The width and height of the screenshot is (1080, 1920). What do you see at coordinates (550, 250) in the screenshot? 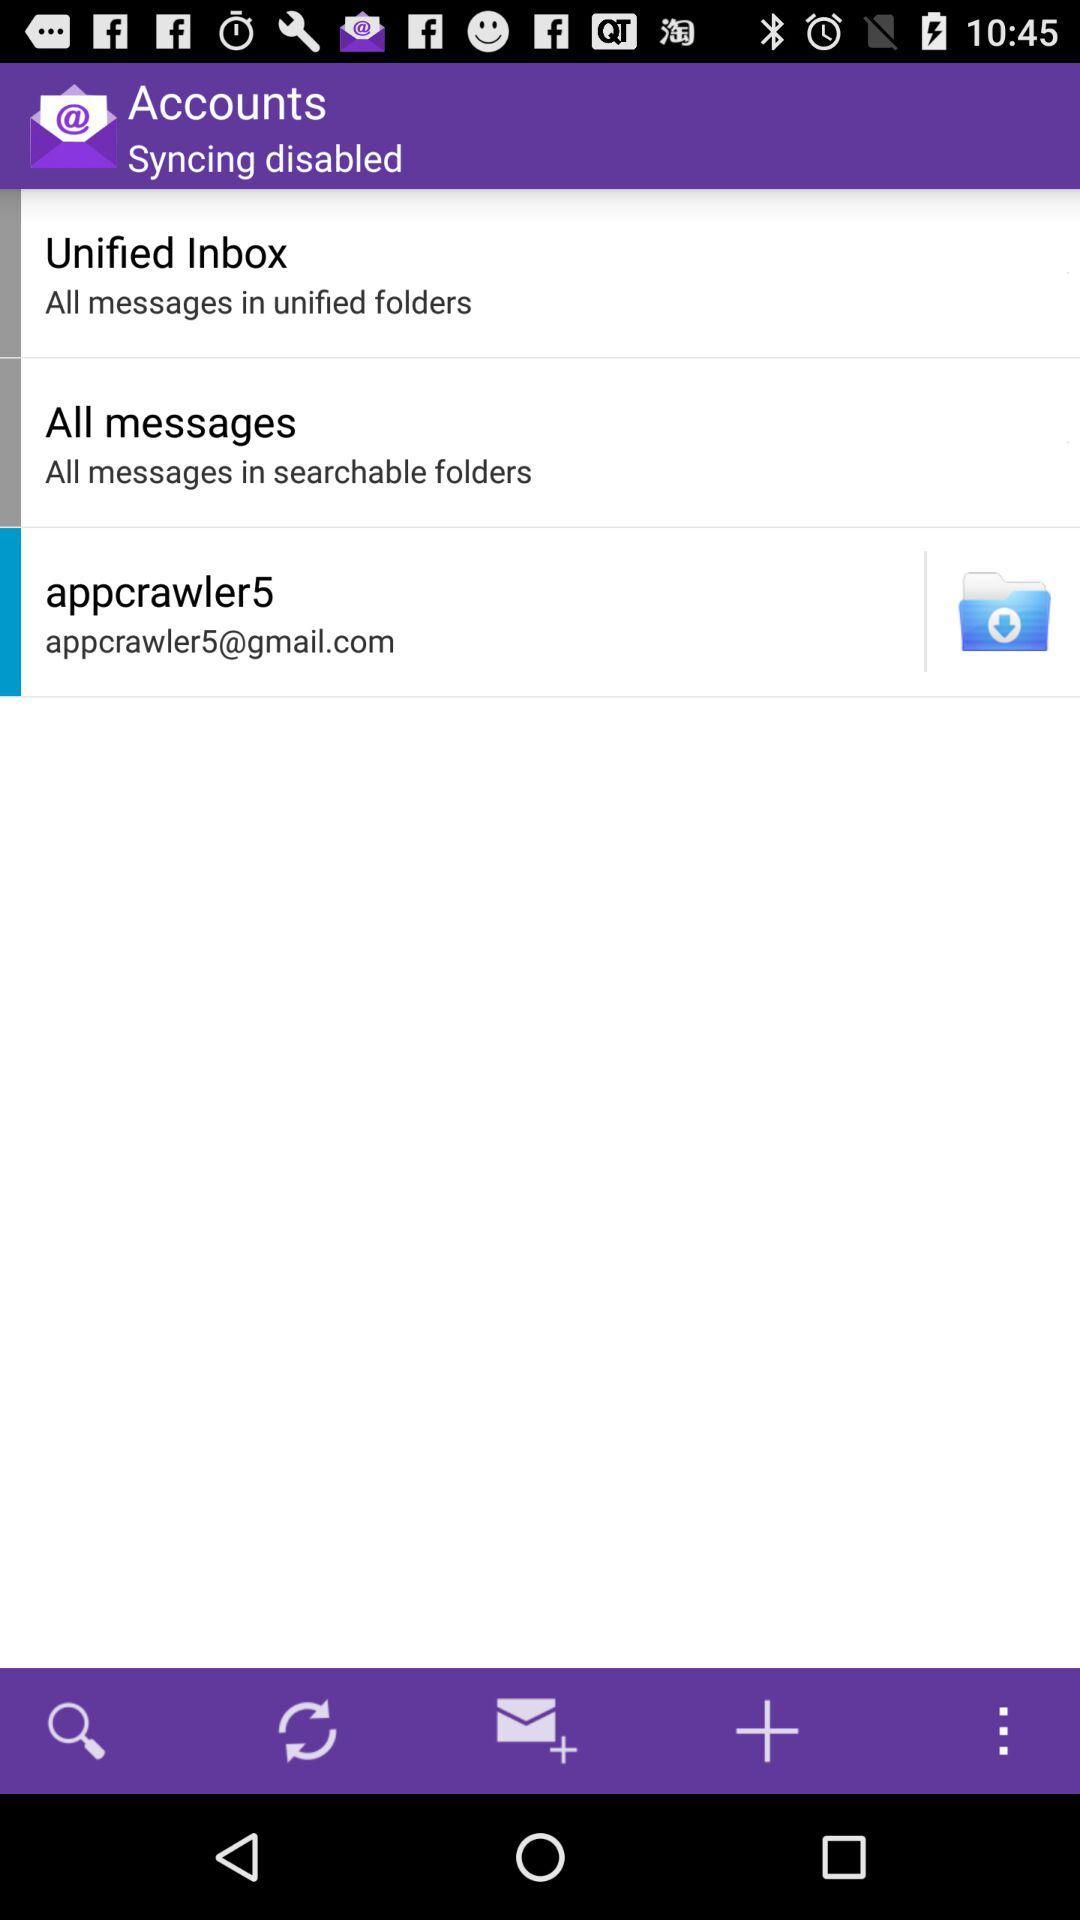
I see `unified inbox icon` at bounding box center [550, 250].